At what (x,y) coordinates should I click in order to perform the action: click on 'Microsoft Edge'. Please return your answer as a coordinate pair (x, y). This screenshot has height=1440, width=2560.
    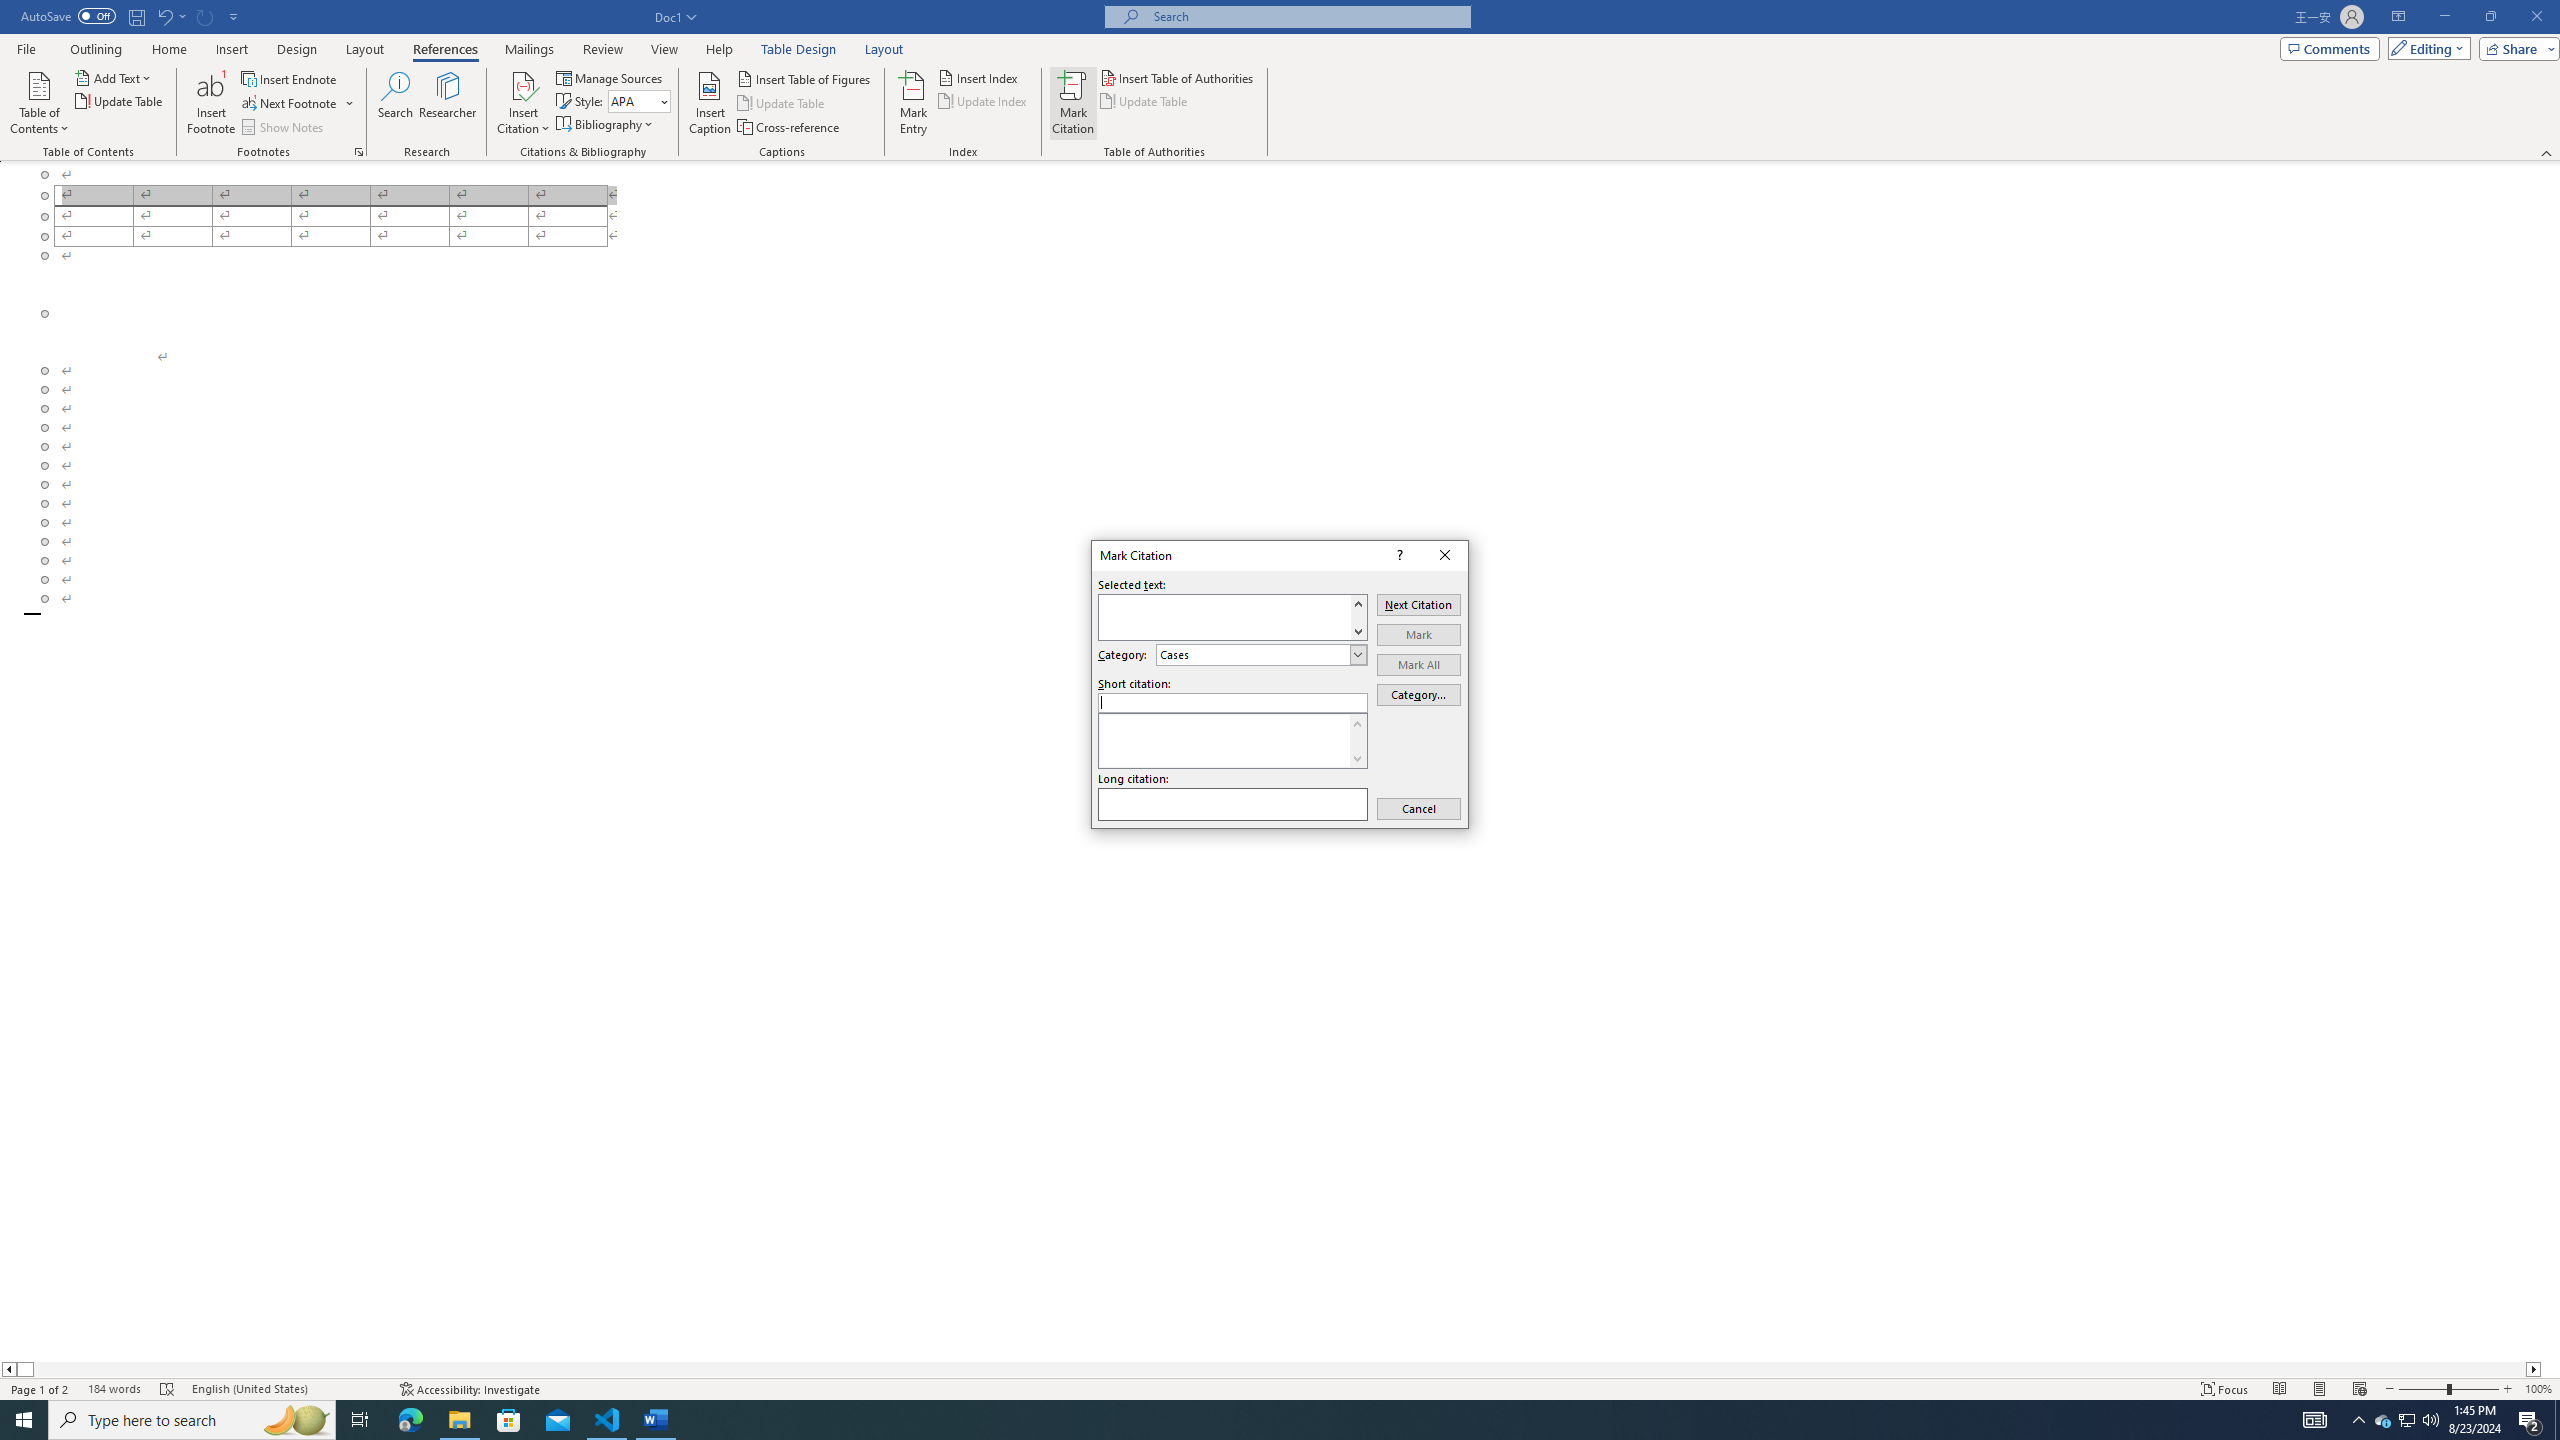
    Looking at the image, I should click on (409, 1418).